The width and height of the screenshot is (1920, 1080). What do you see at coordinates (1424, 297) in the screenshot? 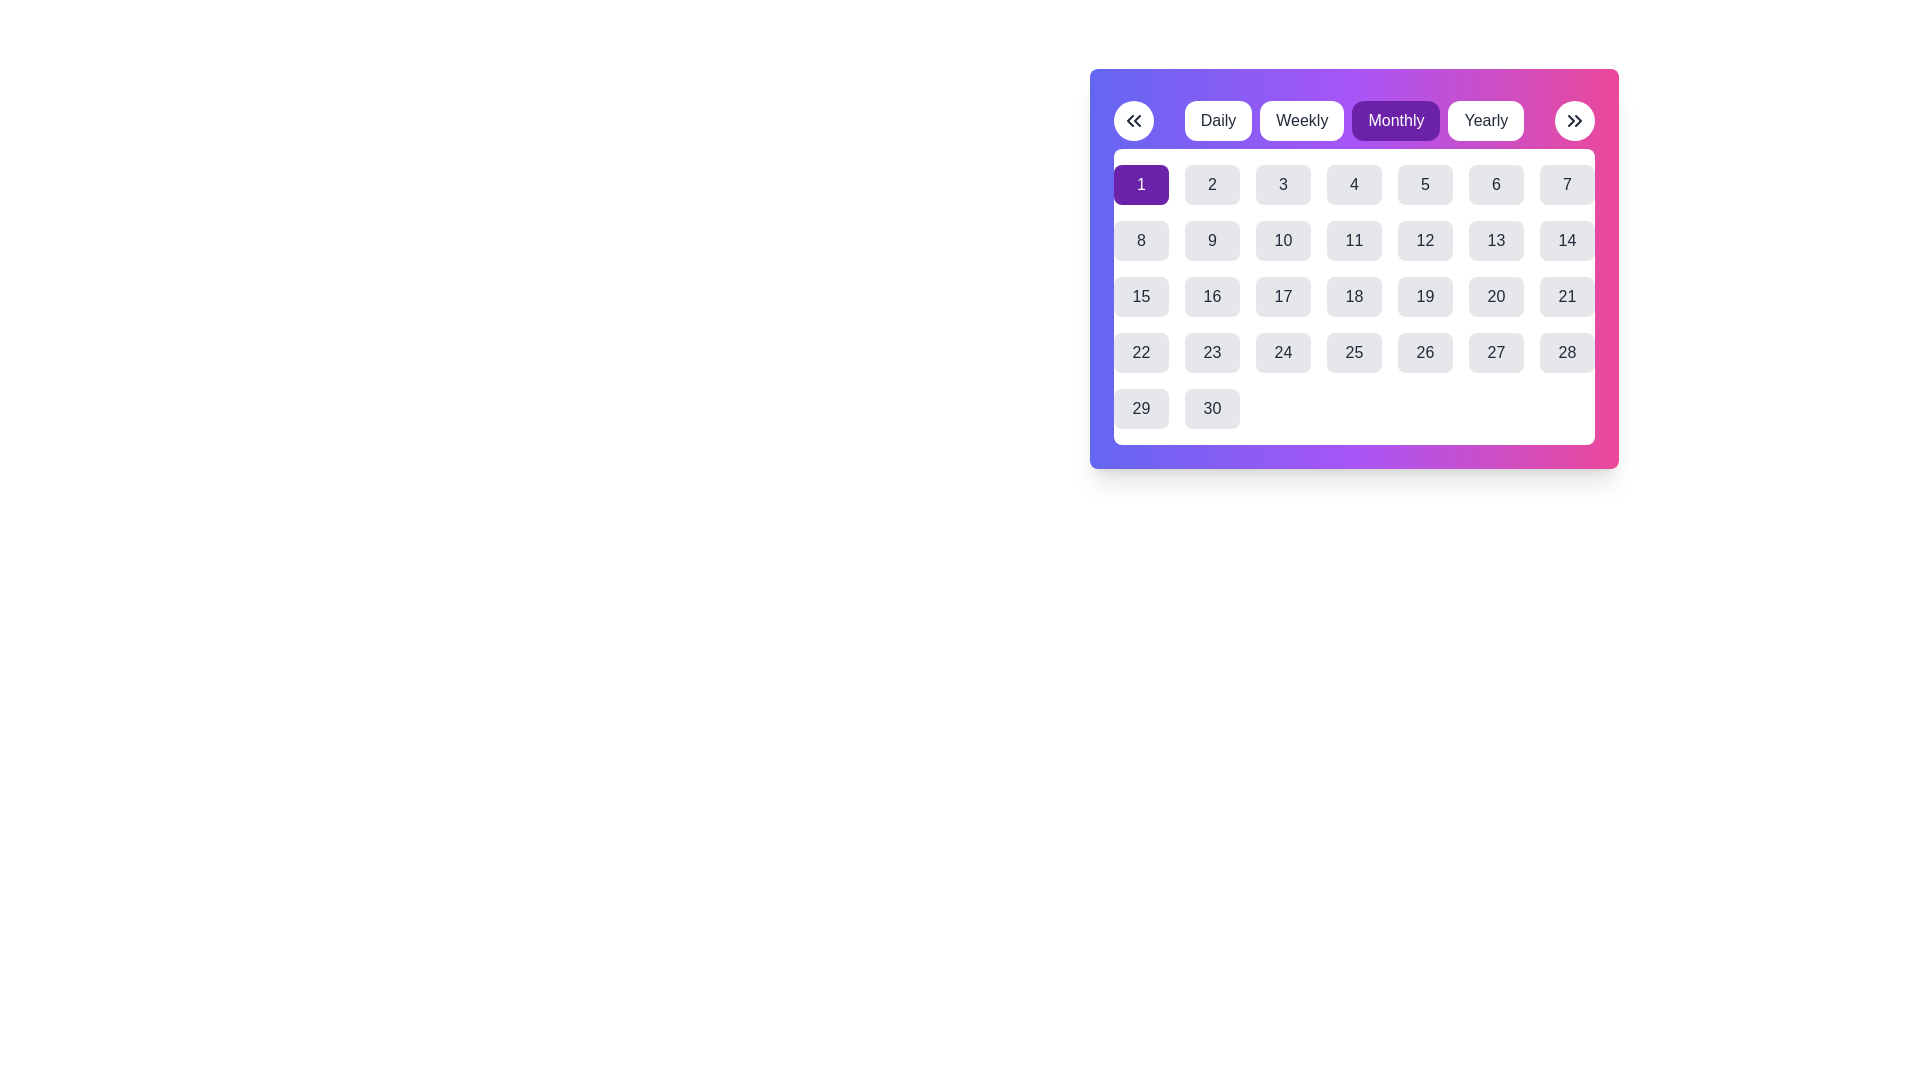
I see `the button labeled '19' which is styled with a light gray background and dark gray text` at bounding box center [1424, 297].